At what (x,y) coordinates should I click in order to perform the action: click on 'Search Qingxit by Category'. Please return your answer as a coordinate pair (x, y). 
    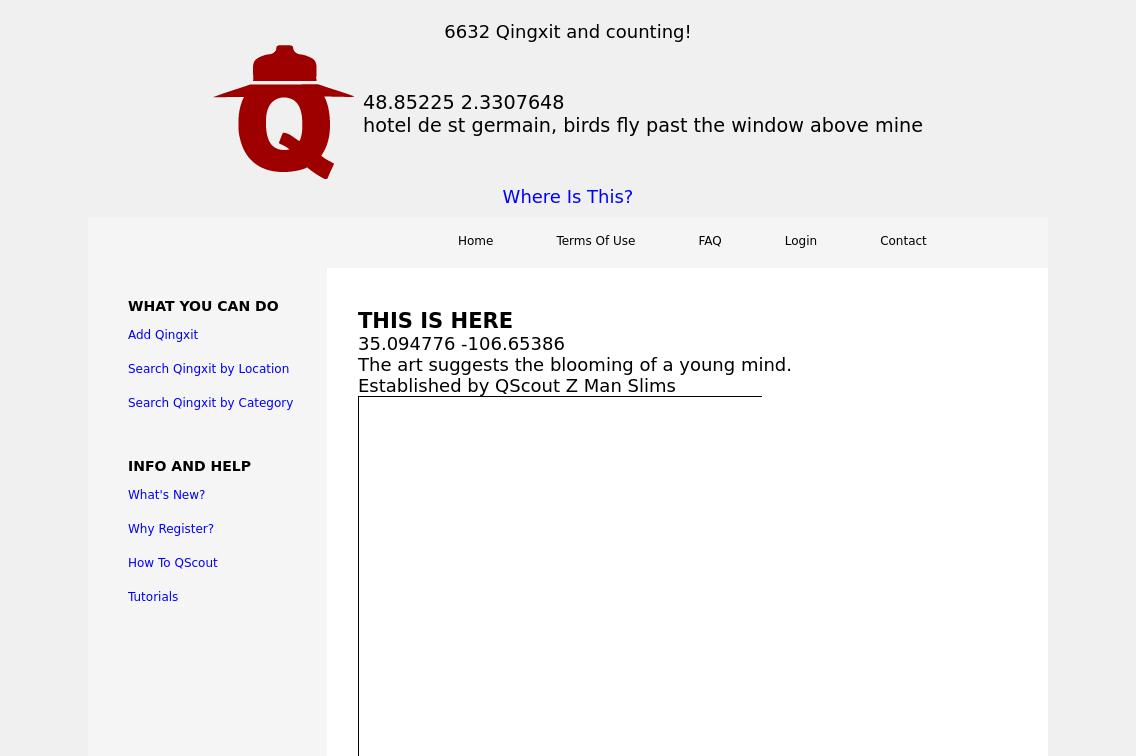
    Looking at the image, I should click on (128, 402).